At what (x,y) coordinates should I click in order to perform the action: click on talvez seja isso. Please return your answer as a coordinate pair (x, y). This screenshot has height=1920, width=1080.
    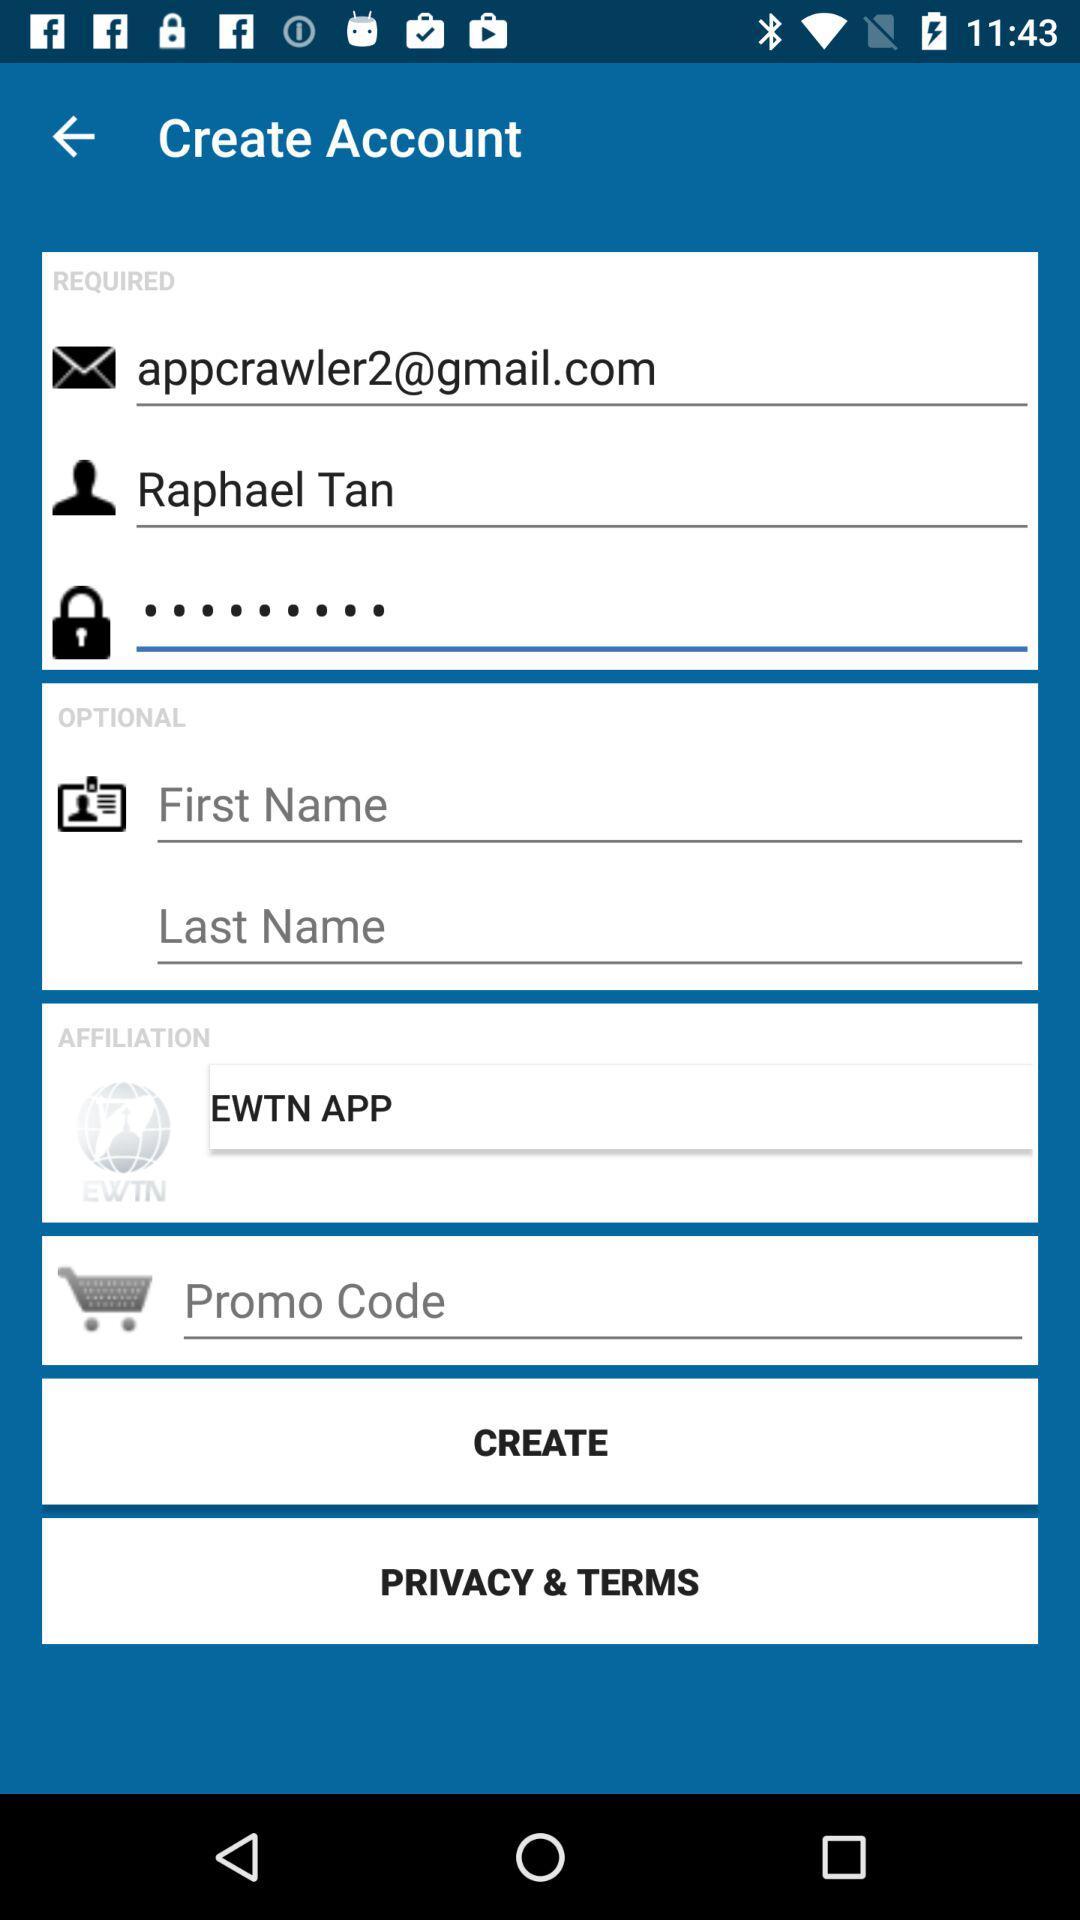
    Looking at the image, I should click on (588, 803).